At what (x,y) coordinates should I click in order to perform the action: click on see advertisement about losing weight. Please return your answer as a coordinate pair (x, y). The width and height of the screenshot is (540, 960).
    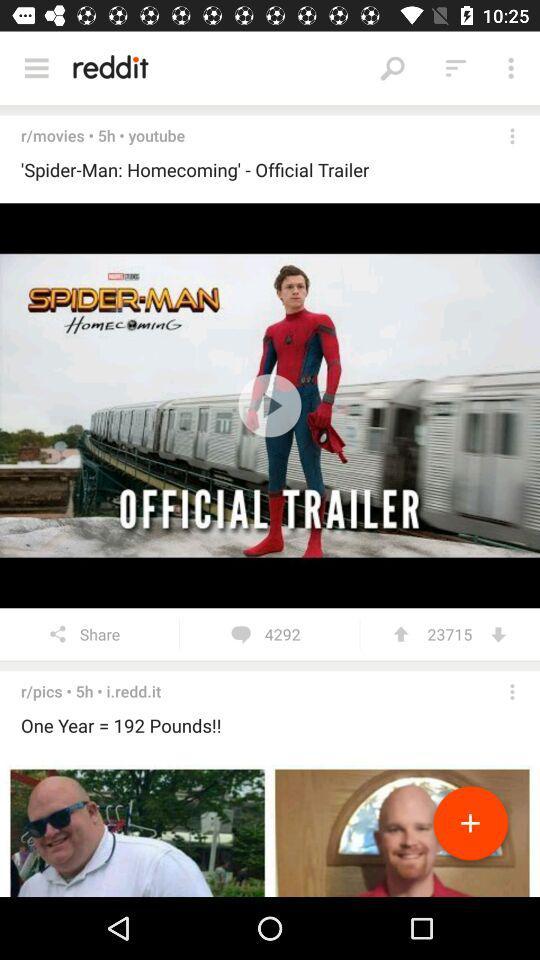
    Looking at the image, I should click on (270, 828).